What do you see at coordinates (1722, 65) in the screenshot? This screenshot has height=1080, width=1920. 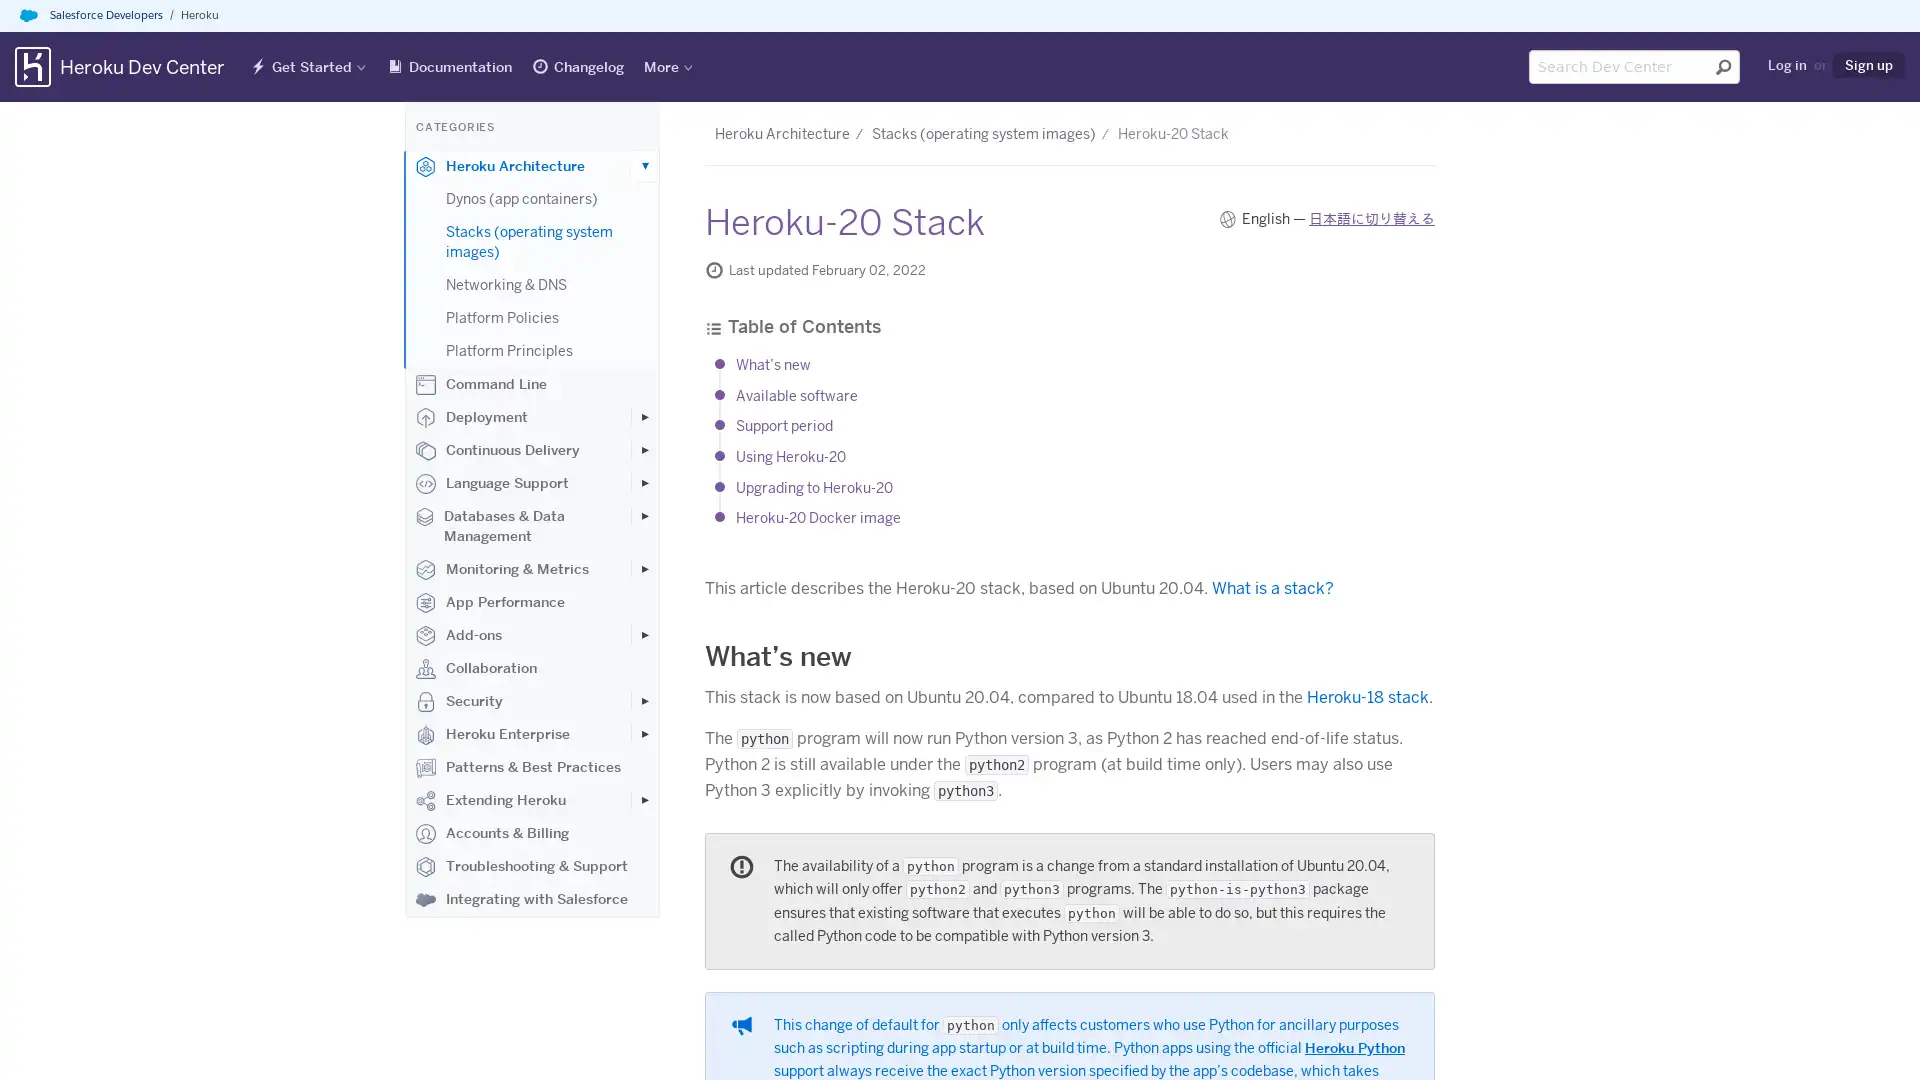 I see `Submit search` at bounding box center [1722, 65].